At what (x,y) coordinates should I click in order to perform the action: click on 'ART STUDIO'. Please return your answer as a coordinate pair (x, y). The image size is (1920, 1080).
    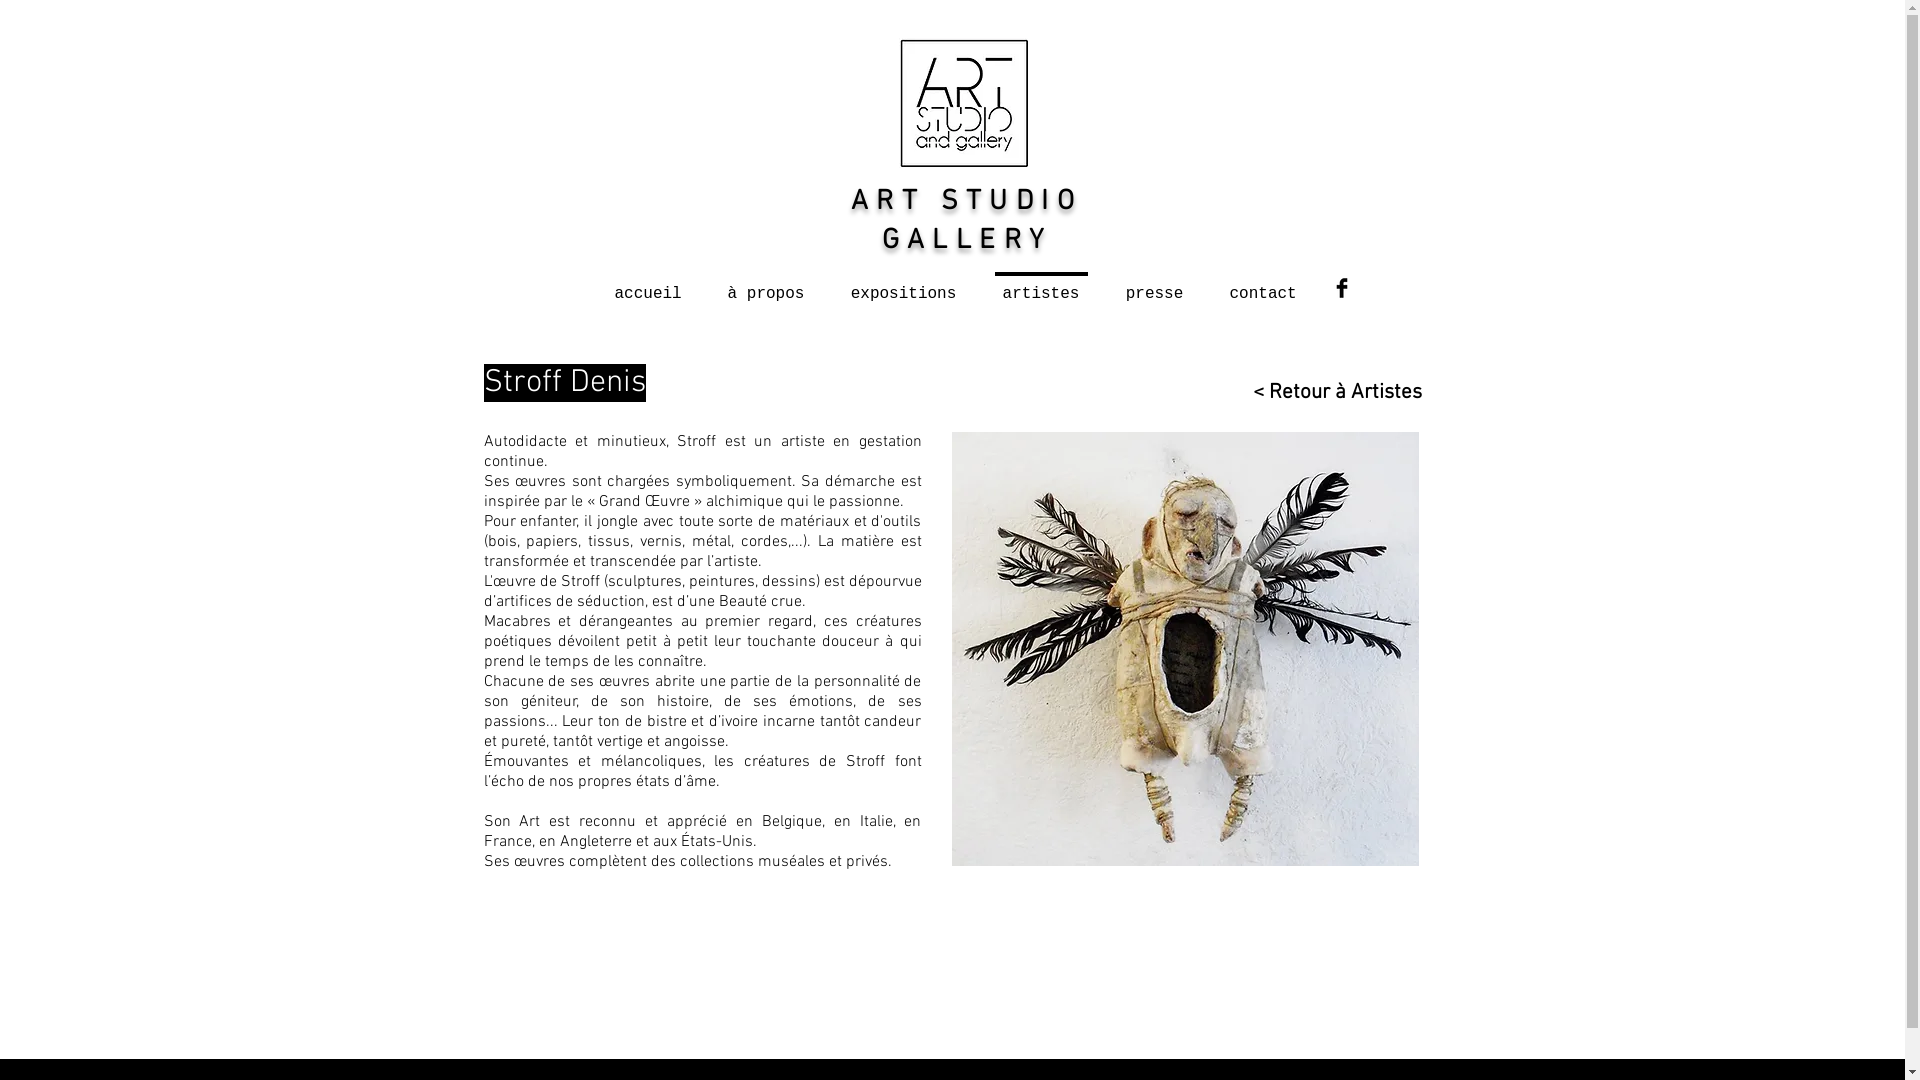
    Looking at the image, I should click on (966, 201).